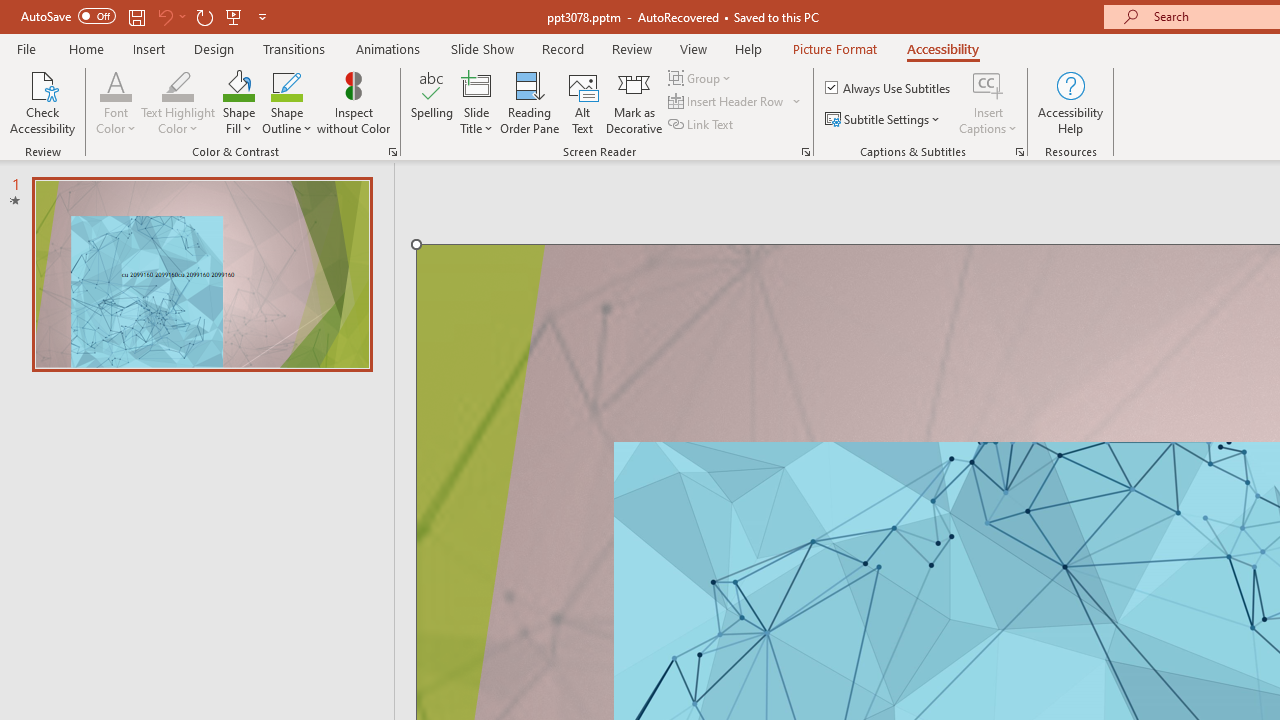  Describe the element at coordinates (888, 86) in the screenshot. I see `'Always Use Subtitles'` at that location.